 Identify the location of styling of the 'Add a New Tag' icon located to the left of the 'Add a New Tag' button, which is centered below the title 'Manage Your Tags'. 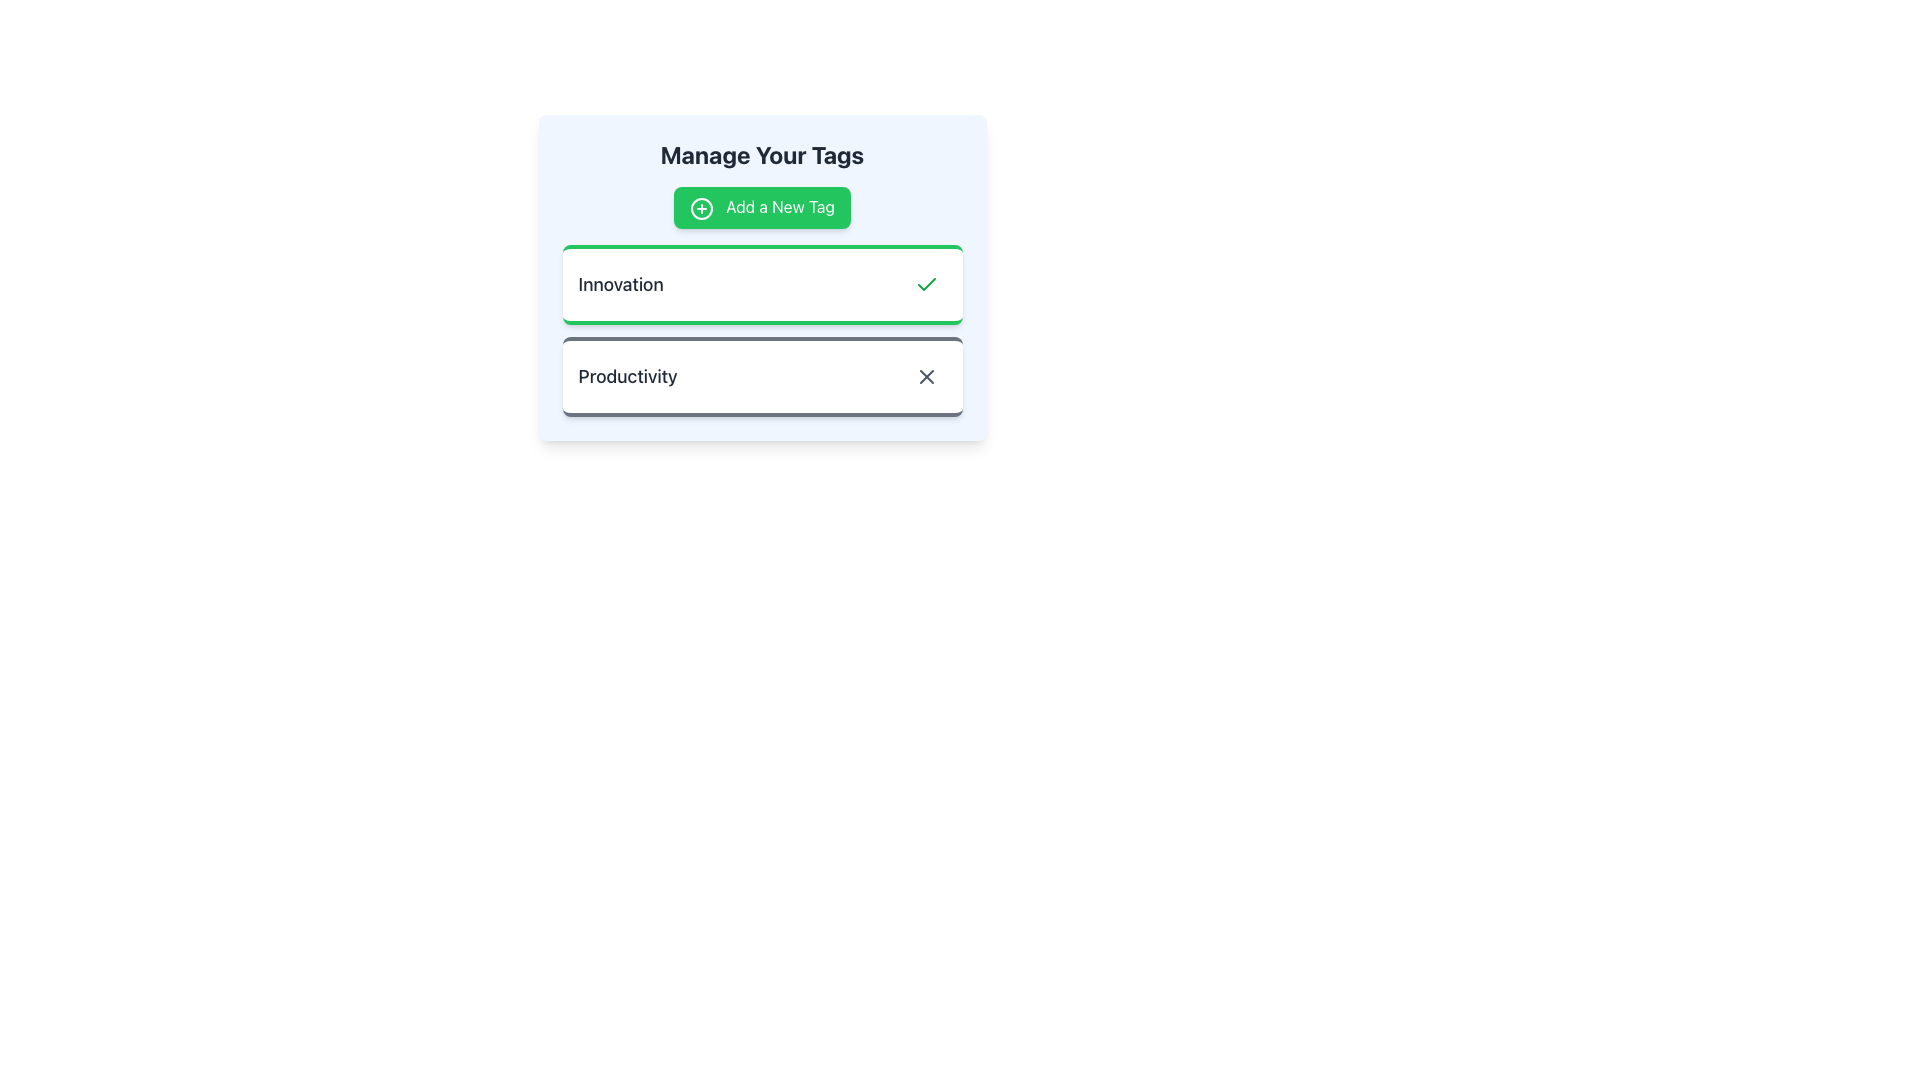
(702, 208).